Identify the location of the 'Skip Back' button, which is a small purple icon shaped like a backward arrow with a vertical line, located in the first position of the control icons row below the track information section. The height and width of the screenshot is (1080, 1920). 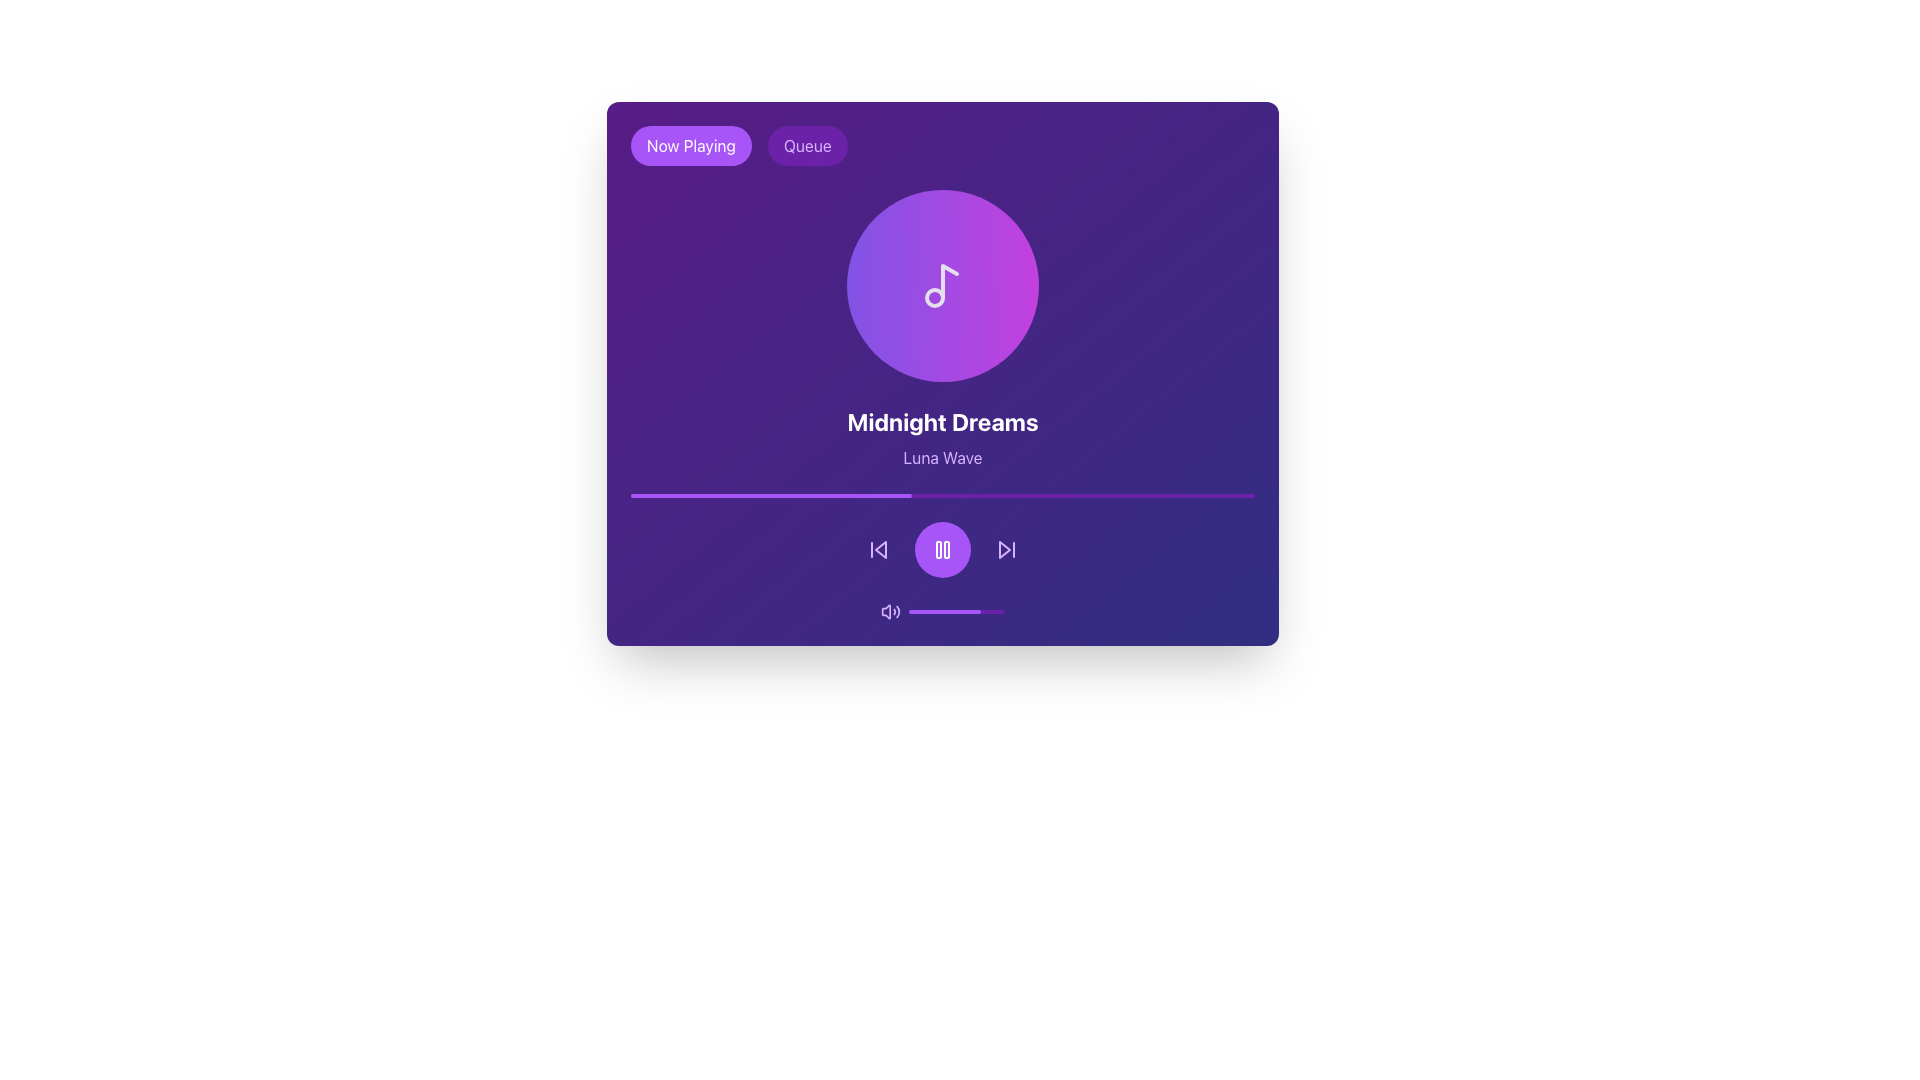
(878, 550).